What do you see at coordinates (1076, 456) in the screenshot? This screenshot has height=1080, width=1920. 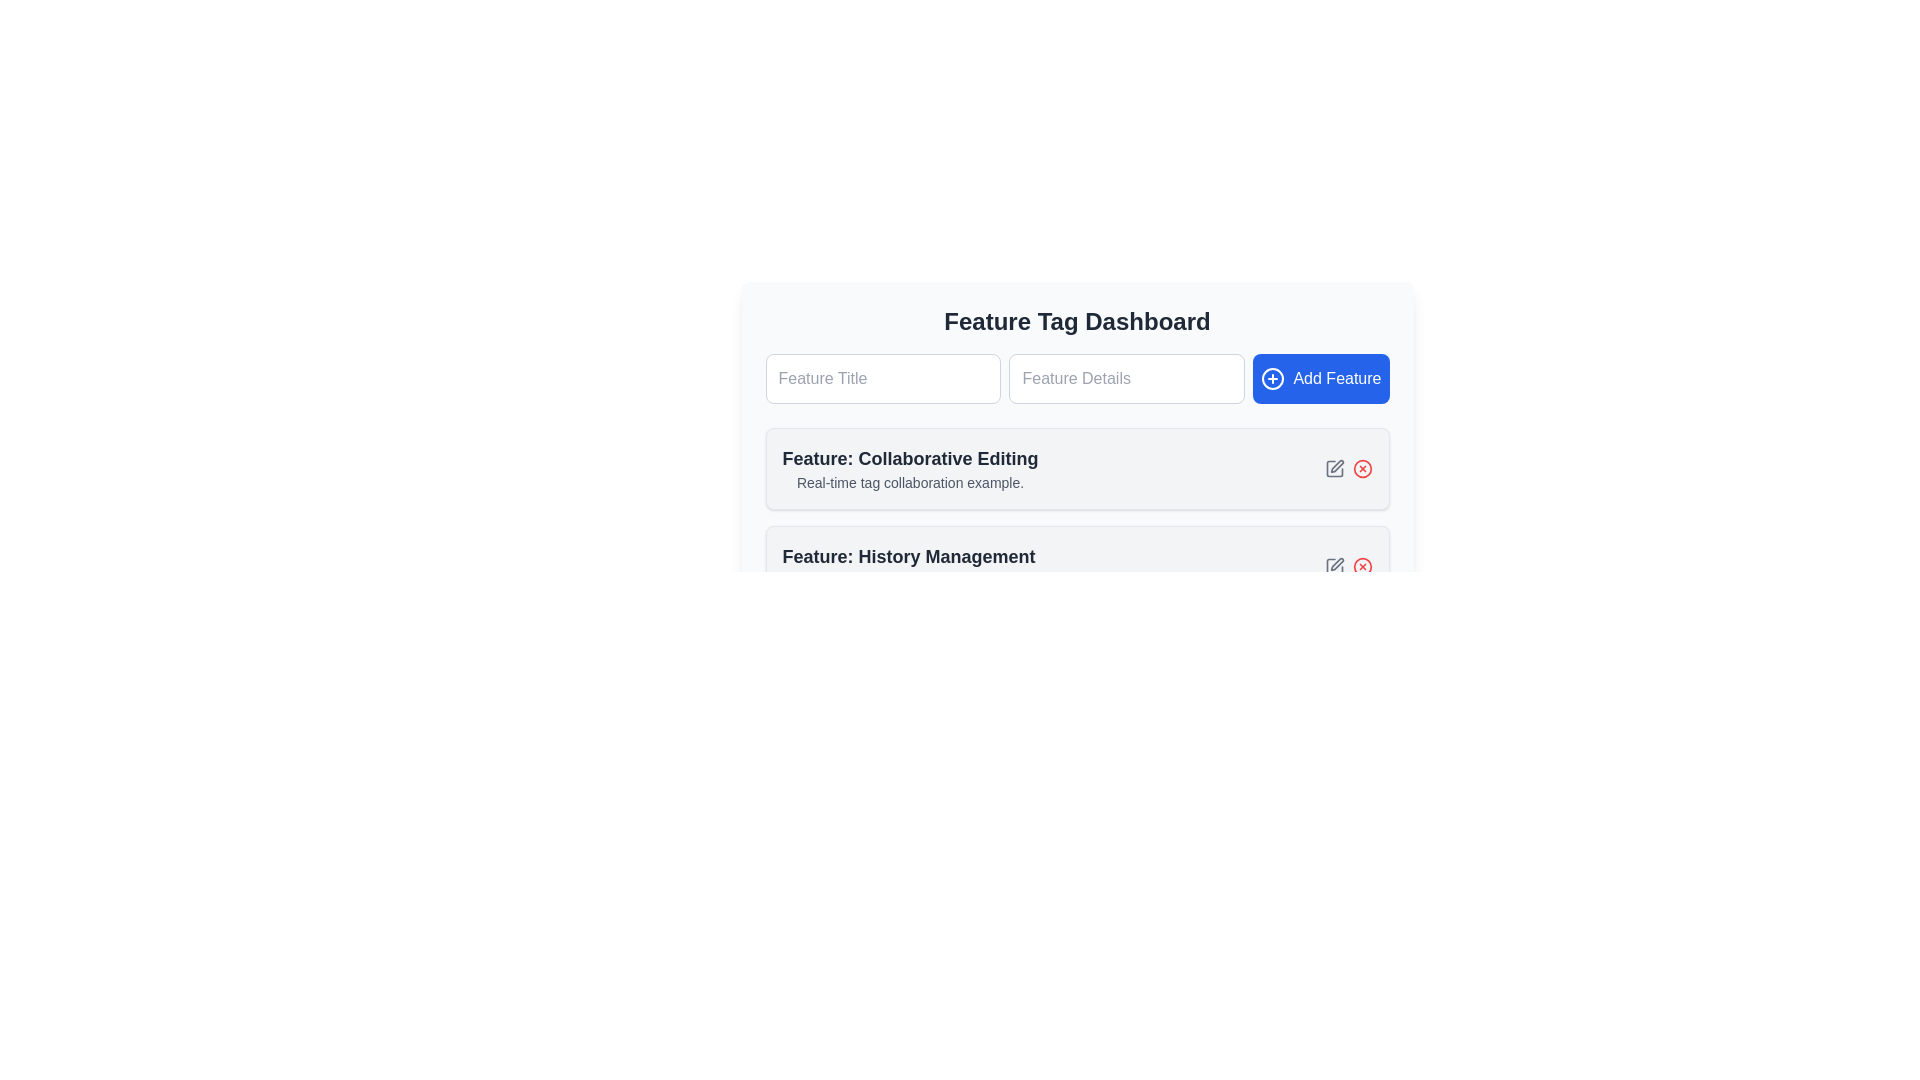 I see `the 'Feature: Collaborative Editing' card in the 'Feature Tag Dashboard'` at bounding box center [1076, 456].